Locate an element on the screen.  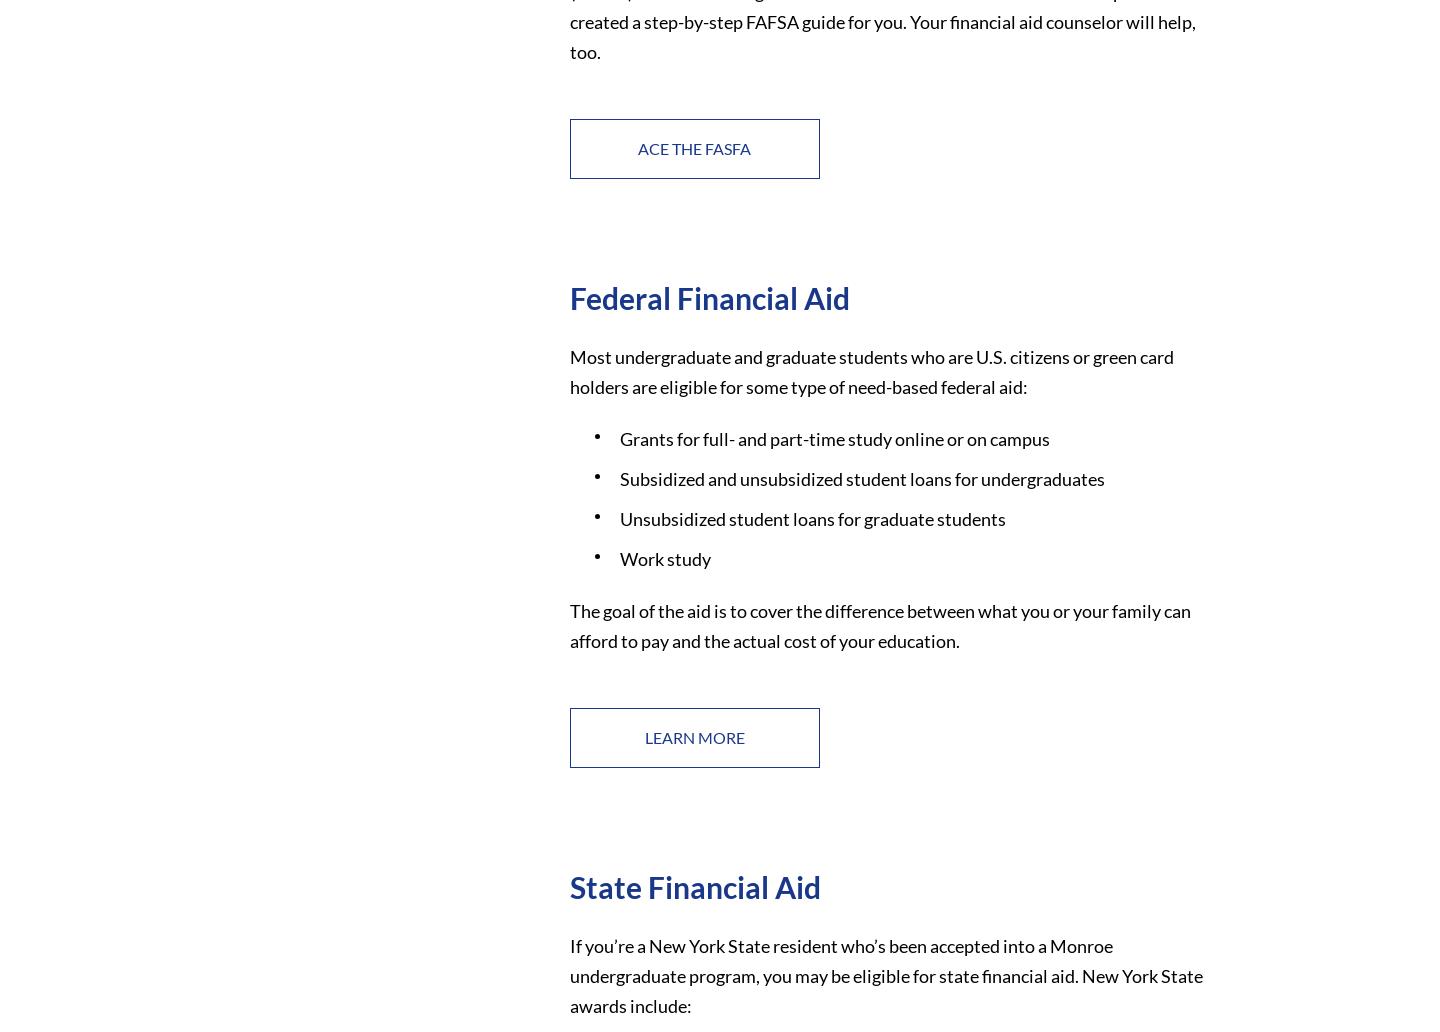
'Ace the FASFA' is located at coordinates (694, 146).